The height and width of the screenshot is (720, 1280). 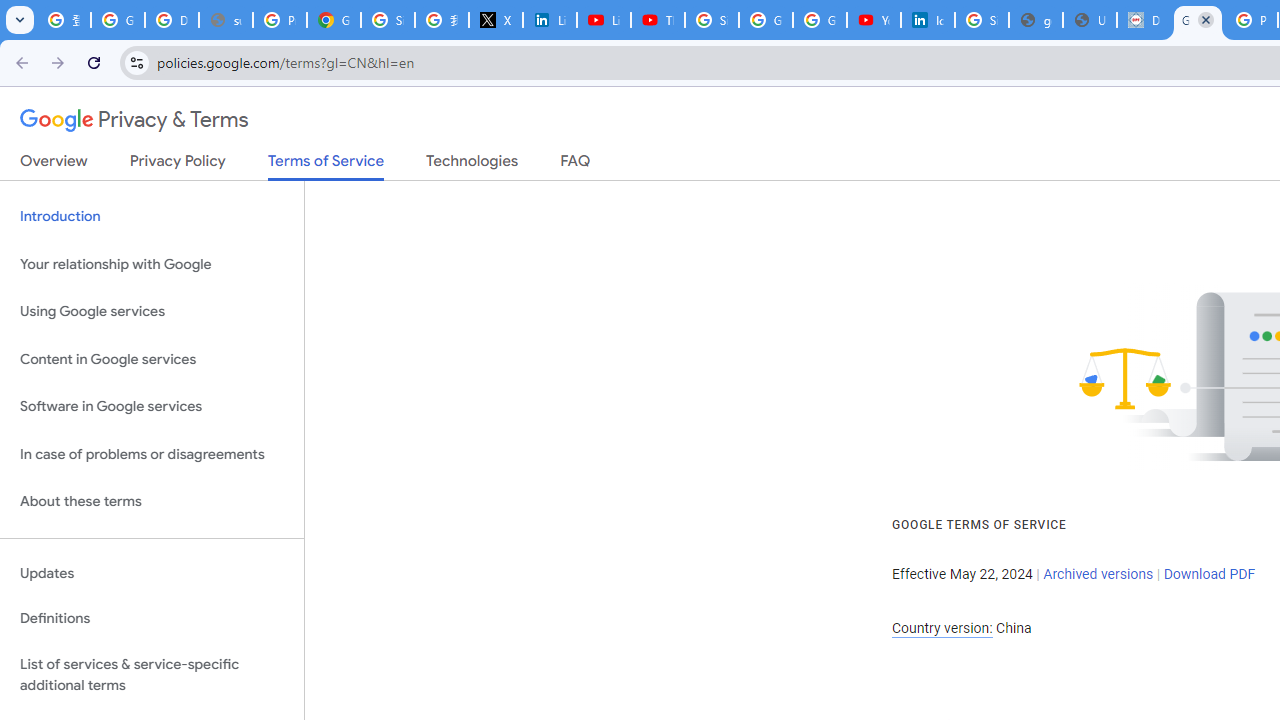 I want to click on 'LinkedIn Privacy Policy', so click(x=550, y=20).